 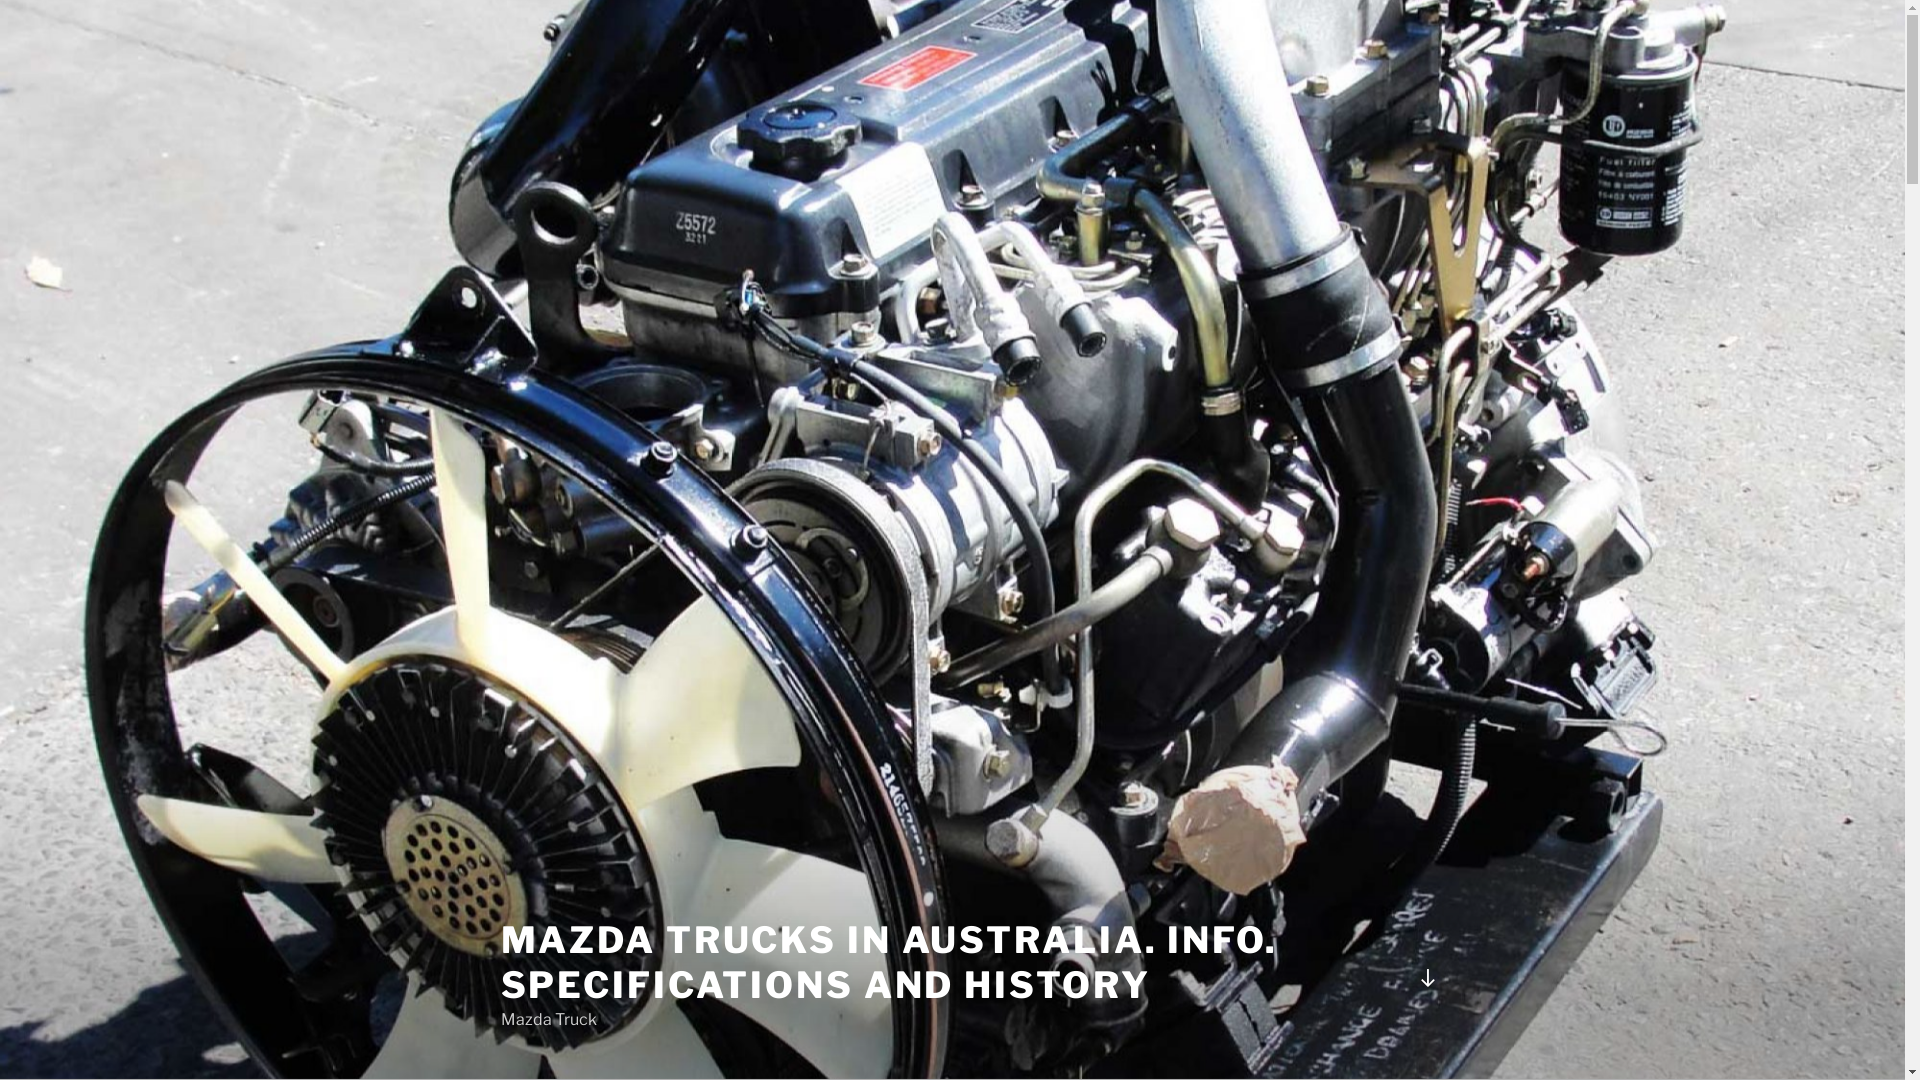 What do you see at coordinates (1425, 977) in the screenshot?
I see `'Scroll down to content'` at bounding box center [1425, 977].